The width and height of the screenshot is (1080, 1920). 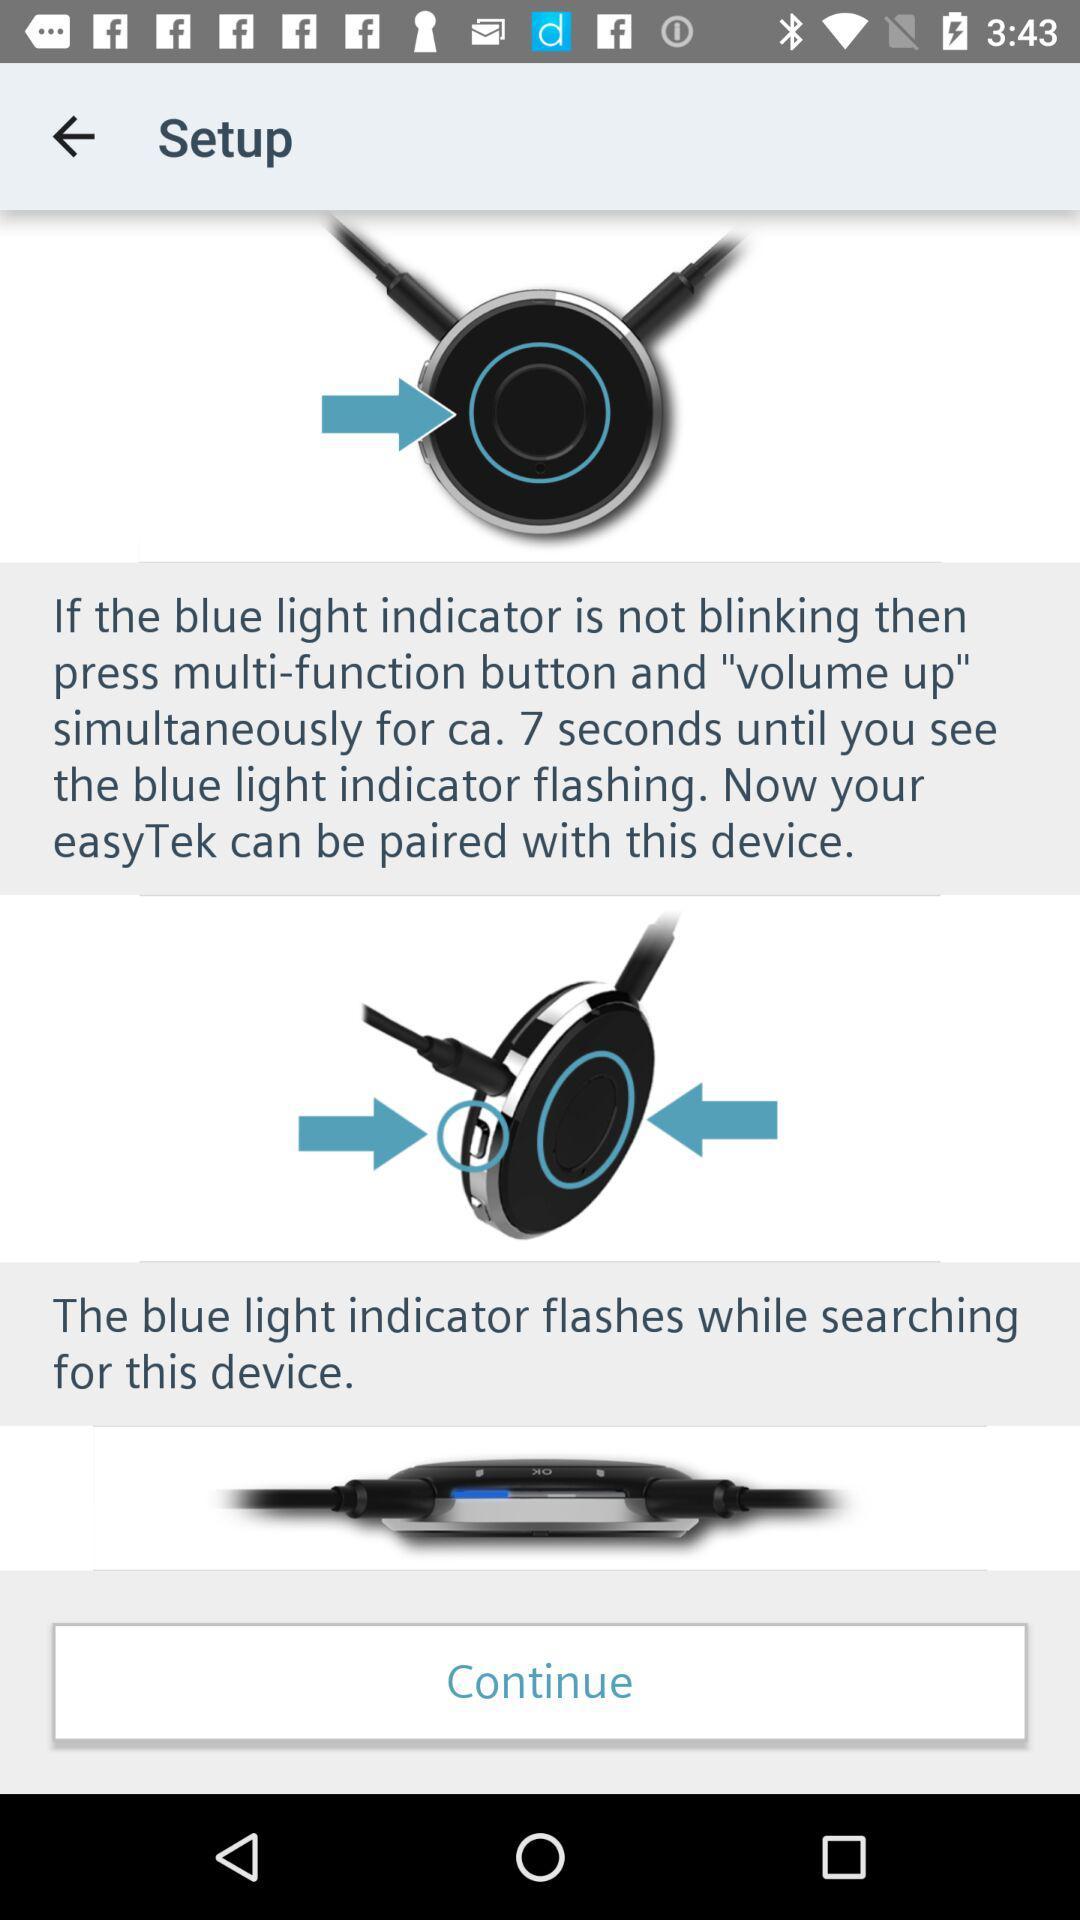 What do you see at coordinates (72, 135) in the screenshot?
I see `the icon to the left of setup app` at bounding box center [72, 135].